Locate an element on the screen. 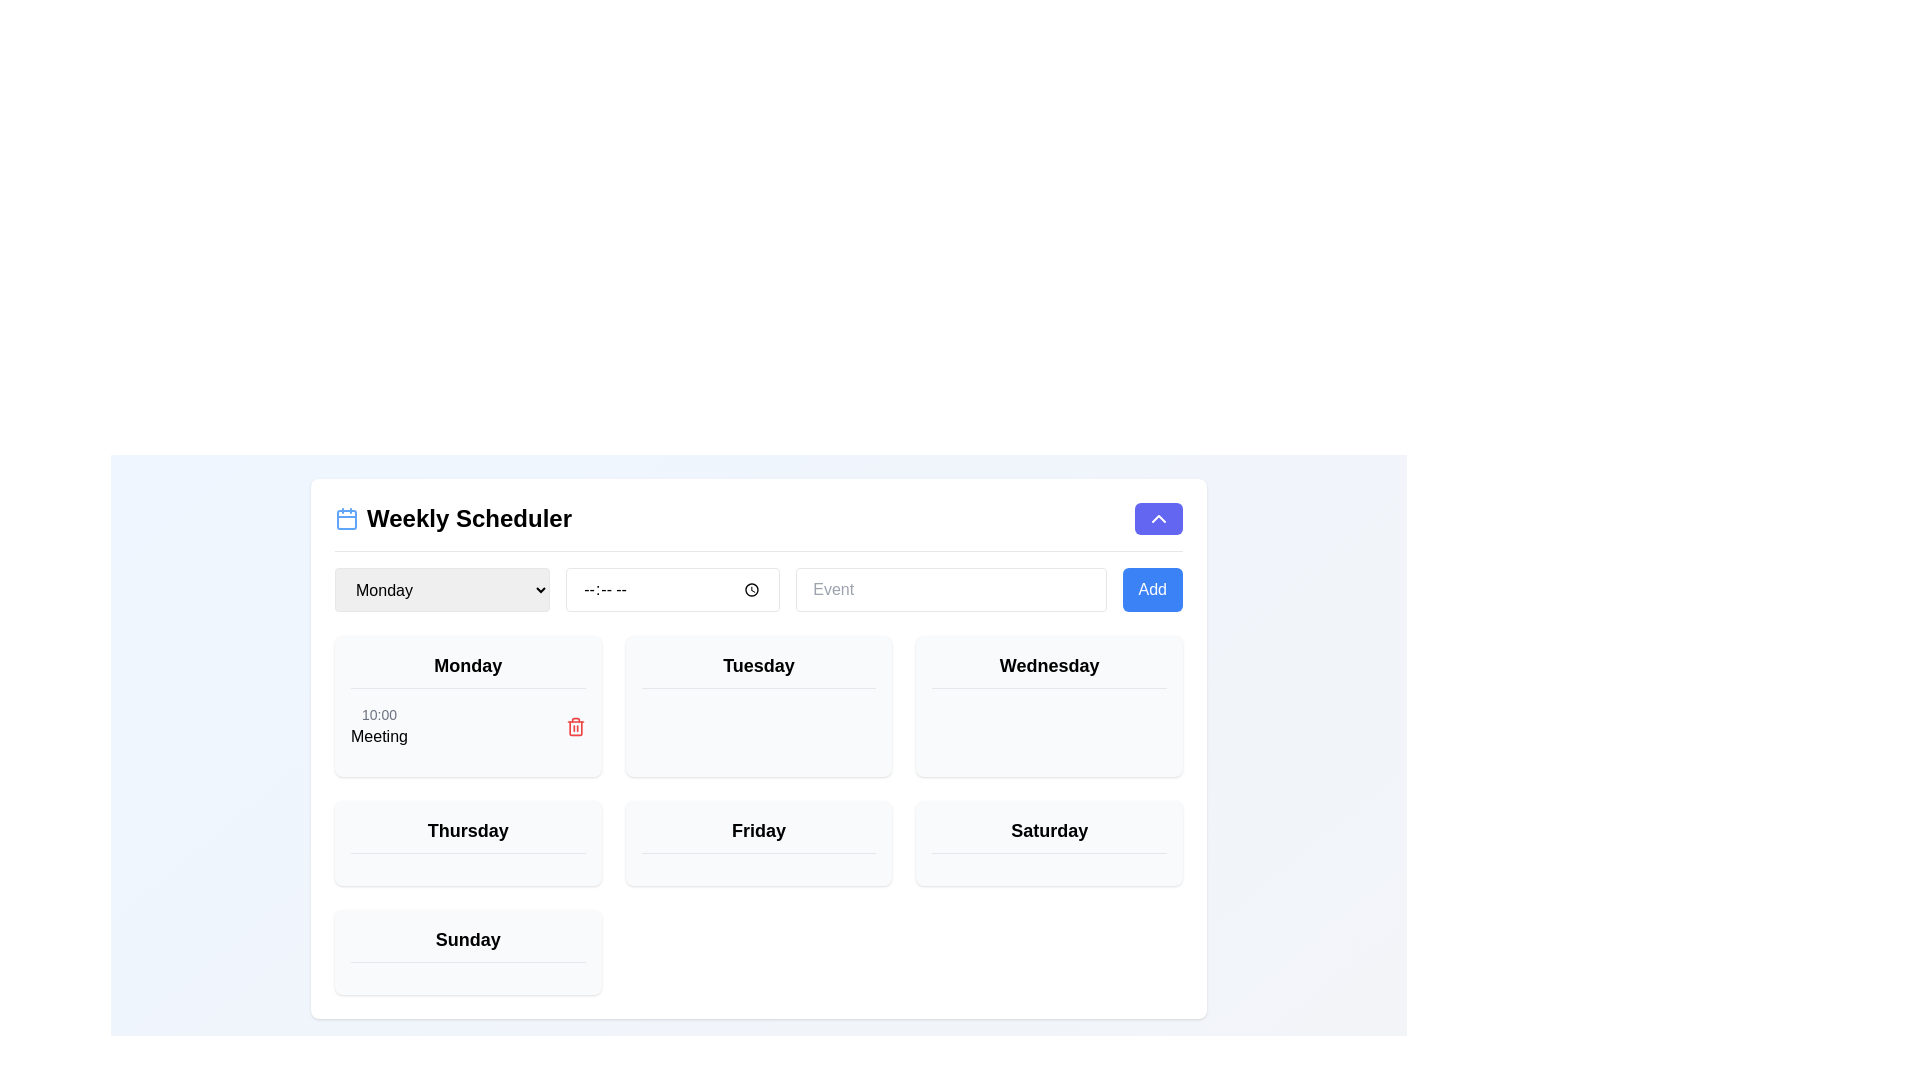 The width and height of the screenshot is (1920, 1080). the small purple button with a white chevron arrow pointing upwards located in the upper-right corner of the 'Weekly Scheduler' section is located at coordinates (1158, 518).